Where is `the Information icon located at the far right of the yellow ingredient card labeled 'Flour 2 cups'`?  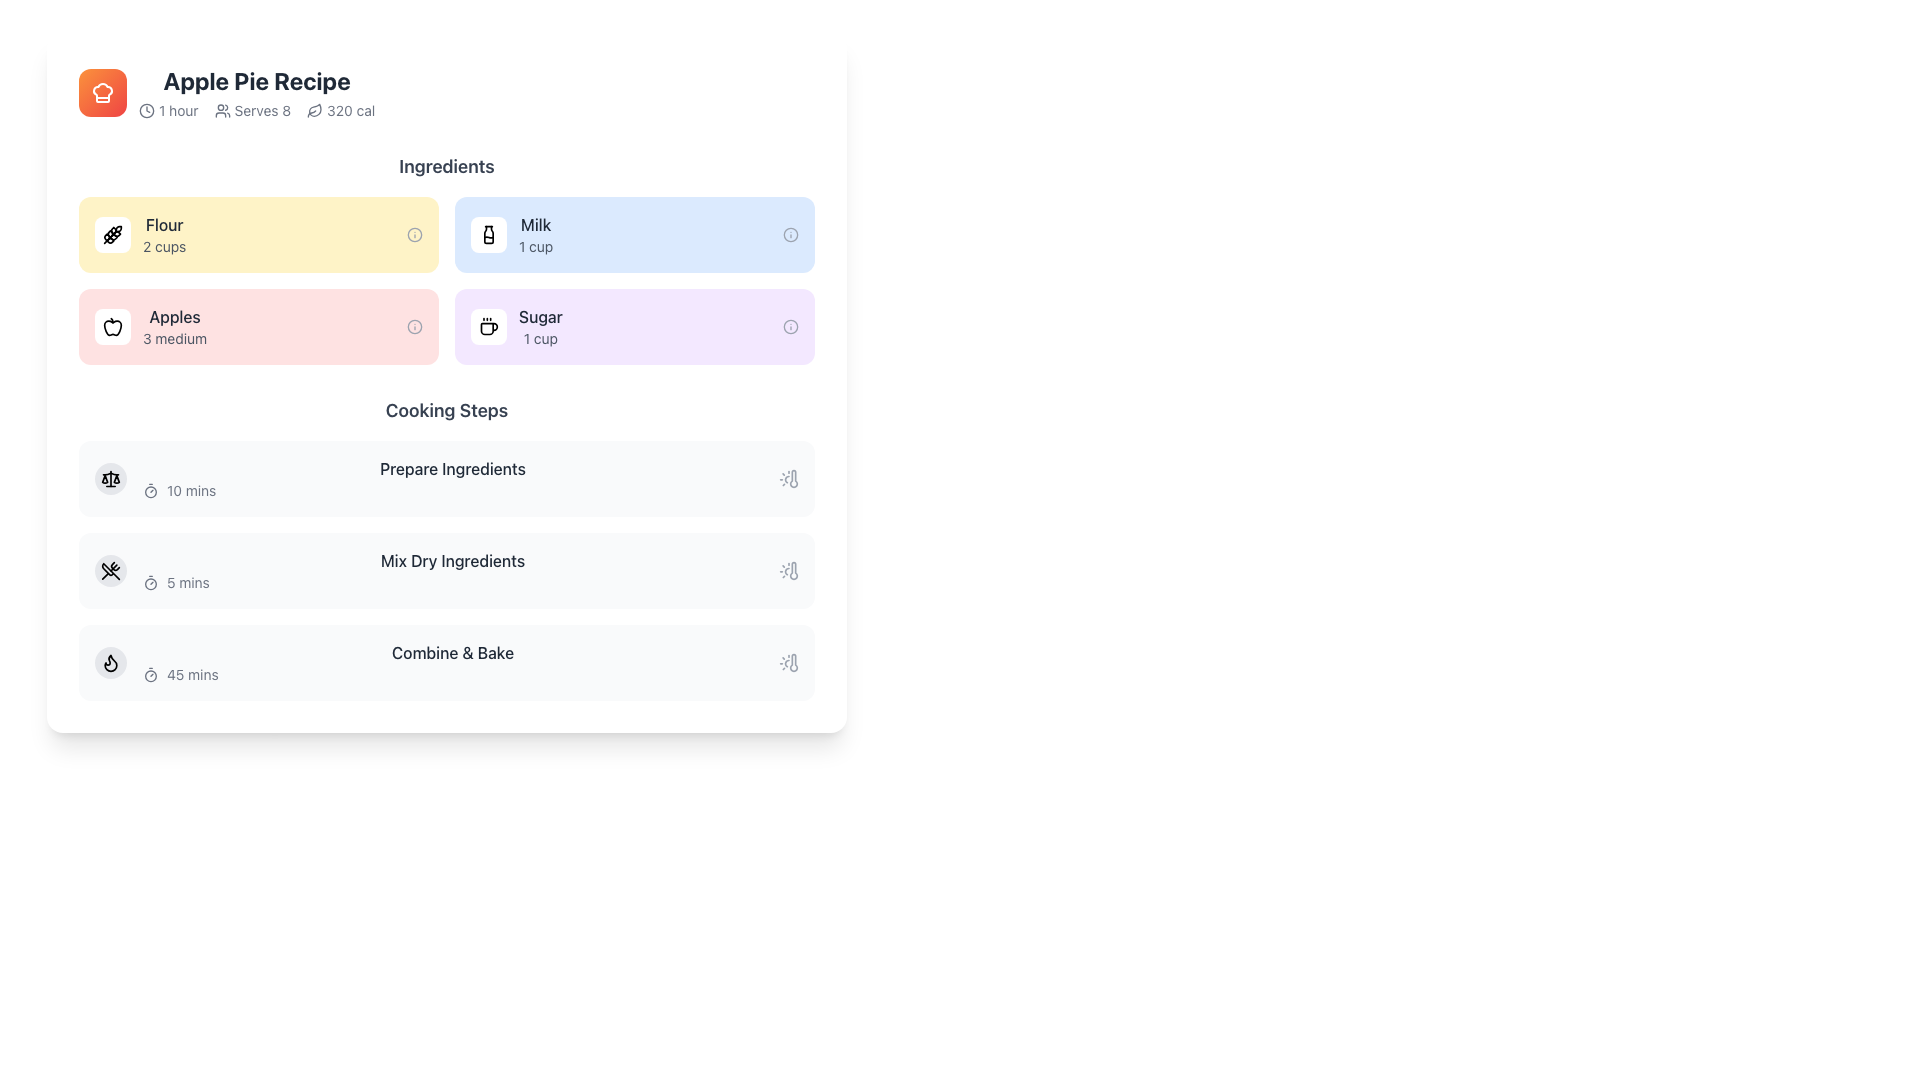 the Information icon located at the far right of the yellow ingredient card labeled 'Flour 2 cups' is located at coordinates (413, 234).